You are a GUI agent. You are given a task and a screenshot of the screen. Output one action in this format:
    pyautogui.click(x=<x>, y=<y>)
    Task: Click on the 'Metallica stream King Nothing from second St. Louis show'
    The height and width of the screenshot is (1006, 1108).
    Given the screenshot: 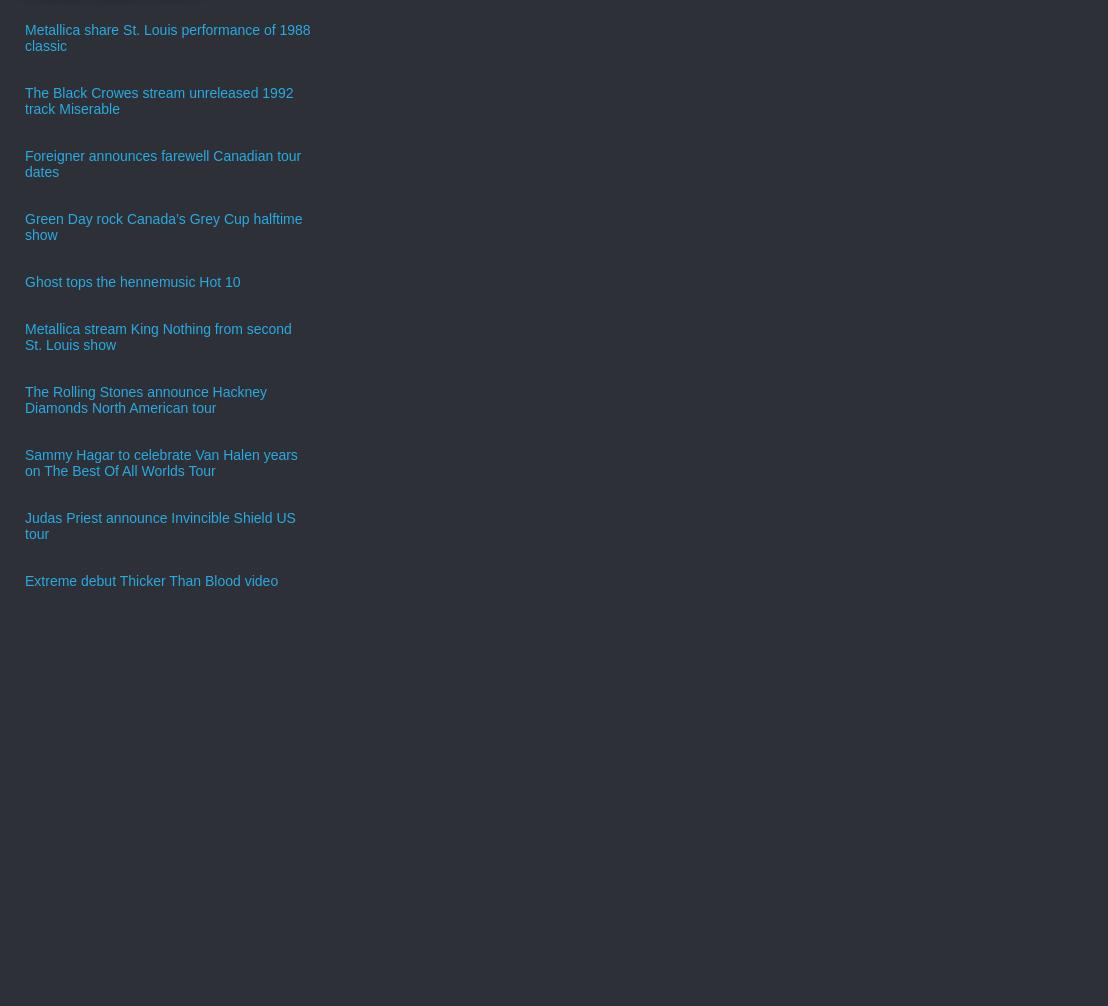 What is the action you would take?
    pyautogui.click(x=157, y=335)
    